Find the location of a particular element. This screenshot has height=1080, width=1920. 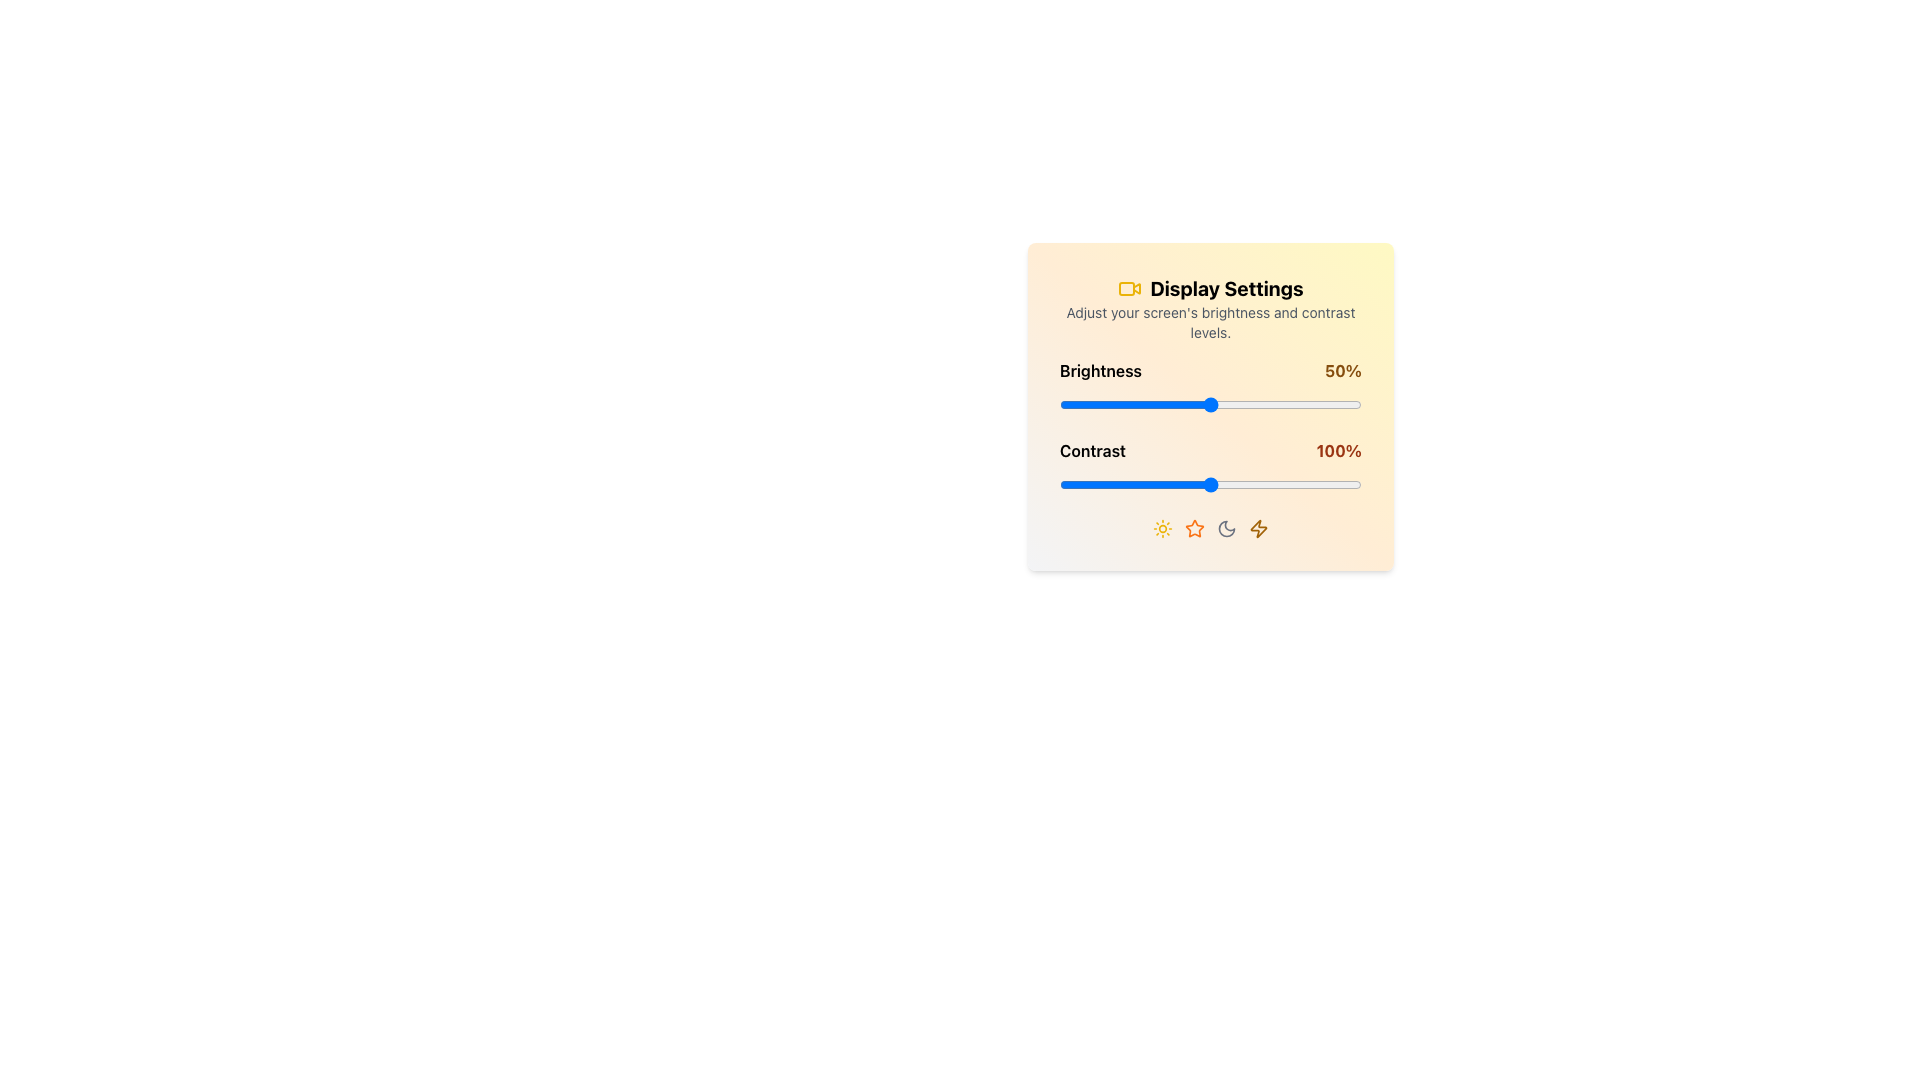

the third icon from the left in the row of icons at the bottom of the Display Settings panel is located at coordinates (1226, 527).